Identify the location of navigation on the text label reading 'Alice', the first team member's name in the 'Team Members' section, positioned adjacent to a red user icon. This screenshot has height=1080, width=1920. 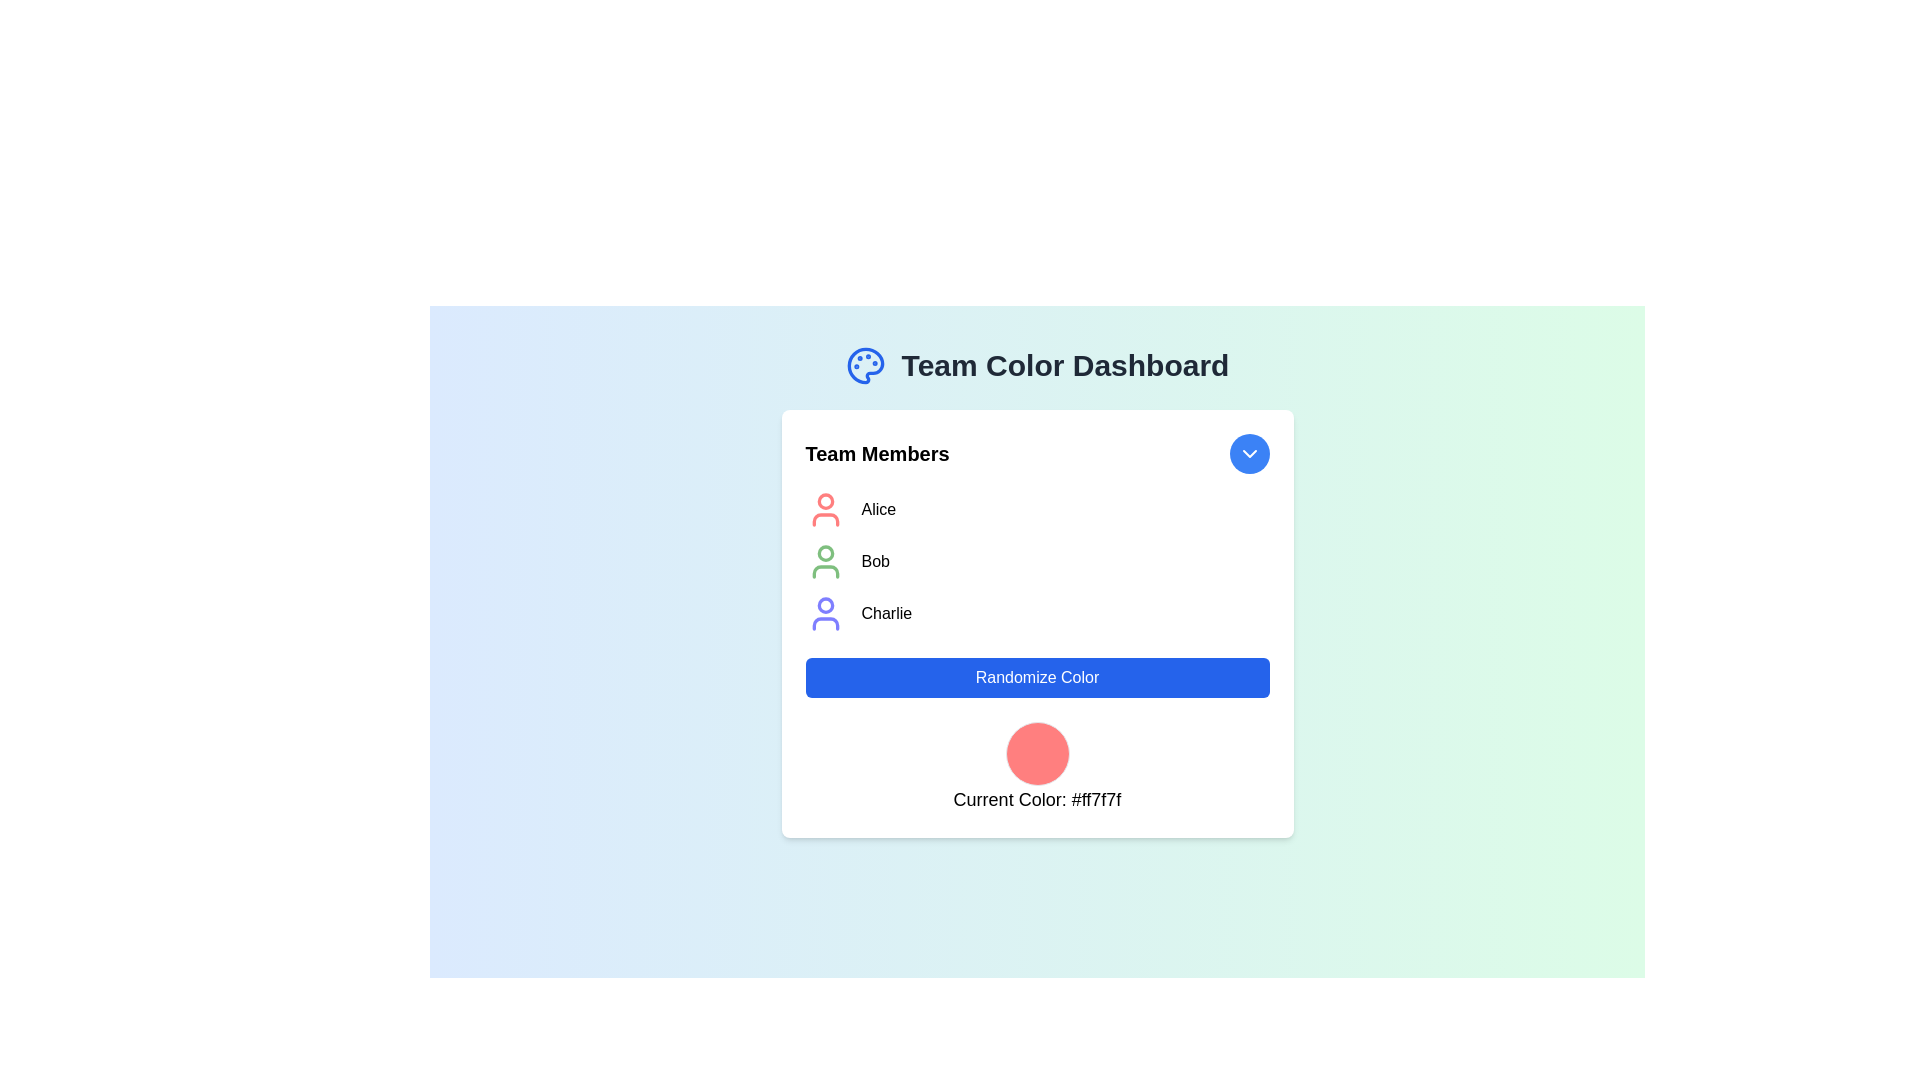
(878, 508).